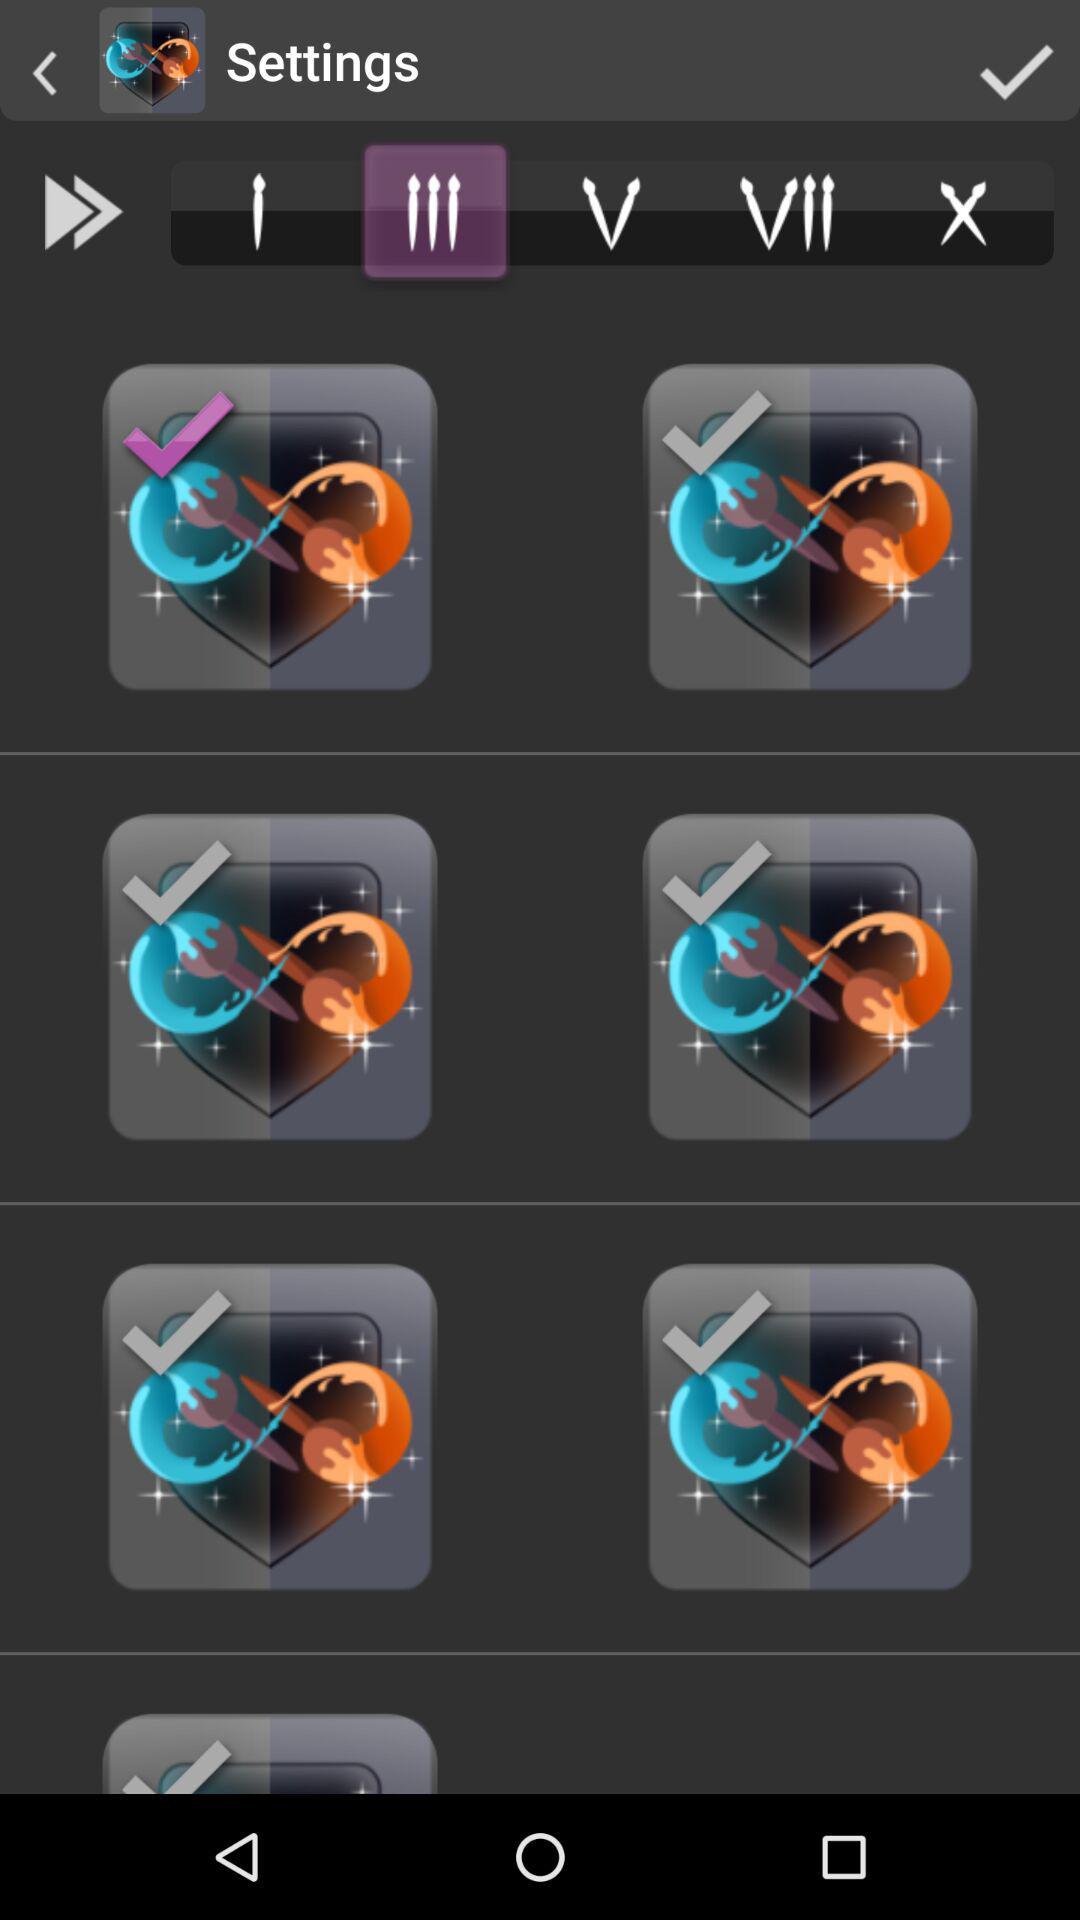 This screenshot has height=1920, width=1080. What do you see at coordinates (717, 435) in the screenshot?
I see `the tick mark symbol shown on the second image in the first row` at bounding box center [717, 435].